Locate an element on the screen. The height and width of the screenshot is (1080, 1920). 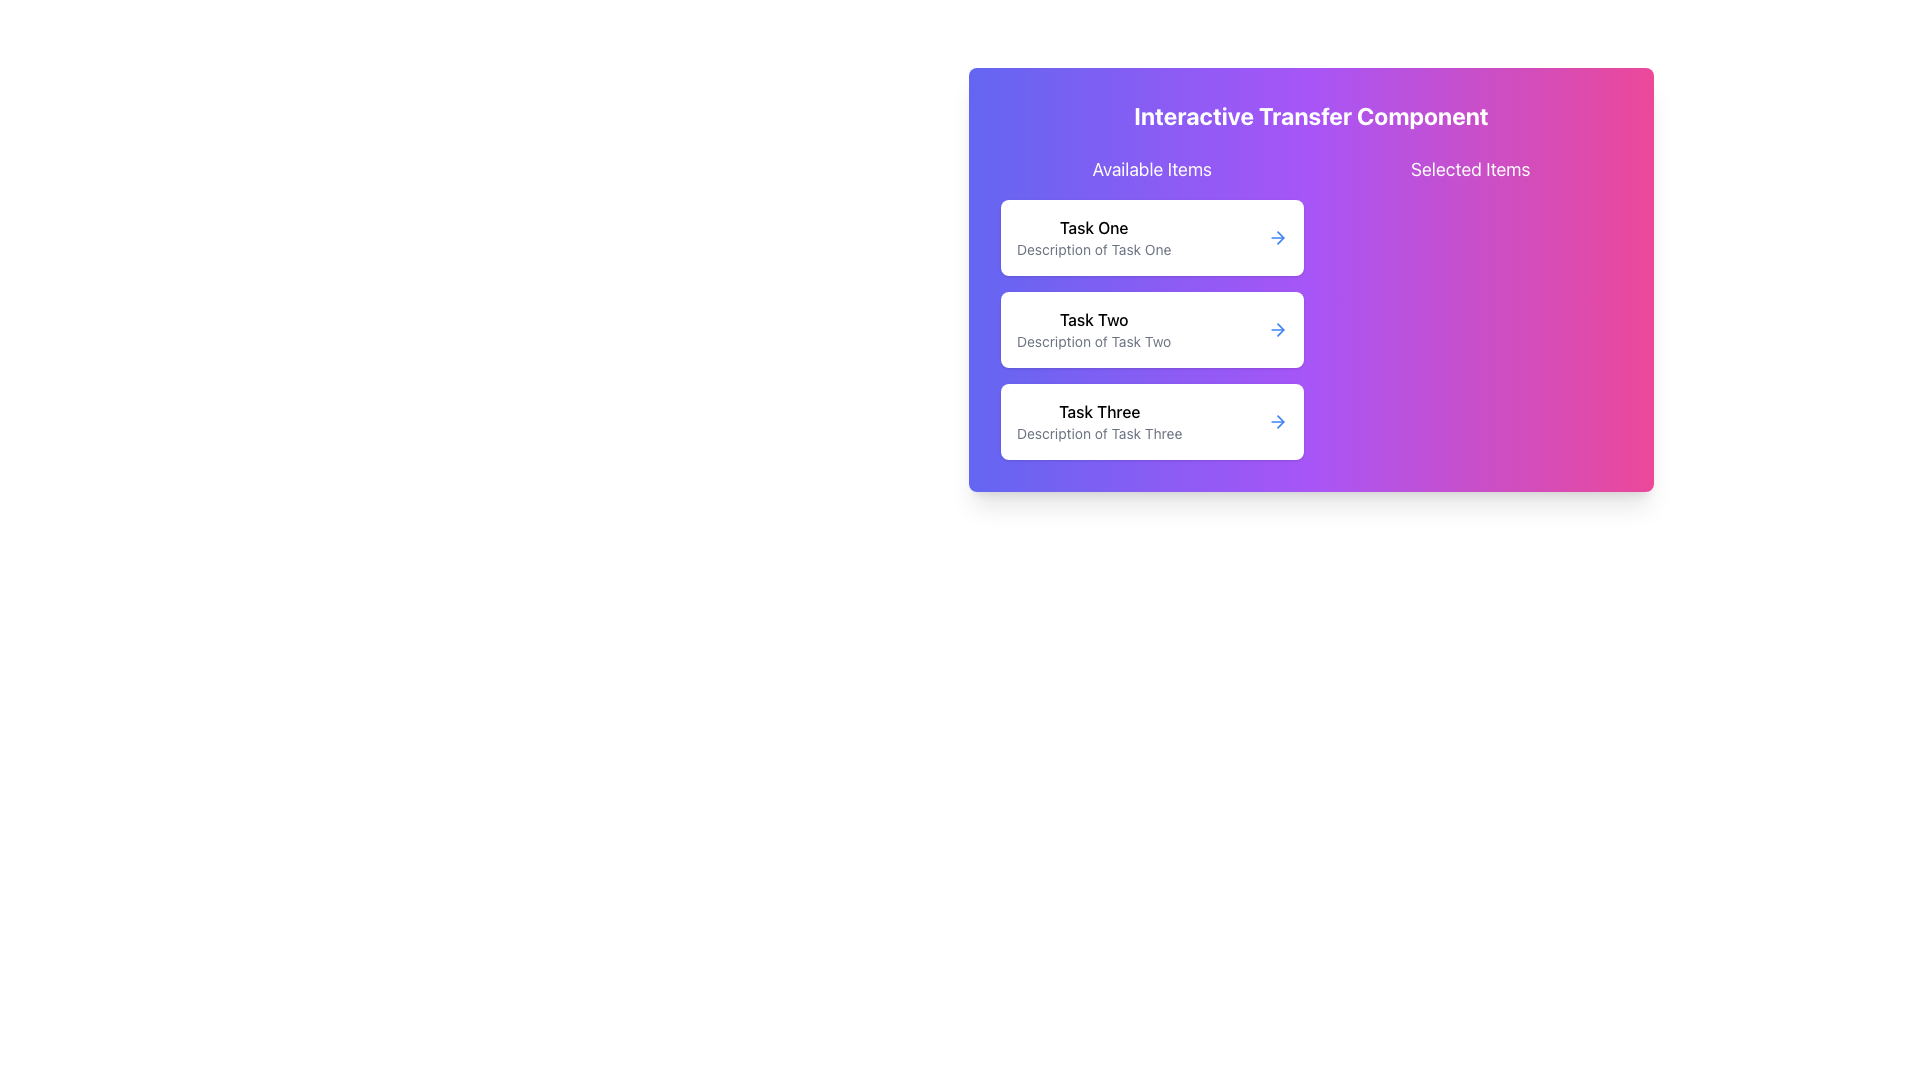
the 'Task Three' text label which is centrally aligned in a card-like structure, serving as the title for the description of Task Three is located at coordinates (1098, 411).